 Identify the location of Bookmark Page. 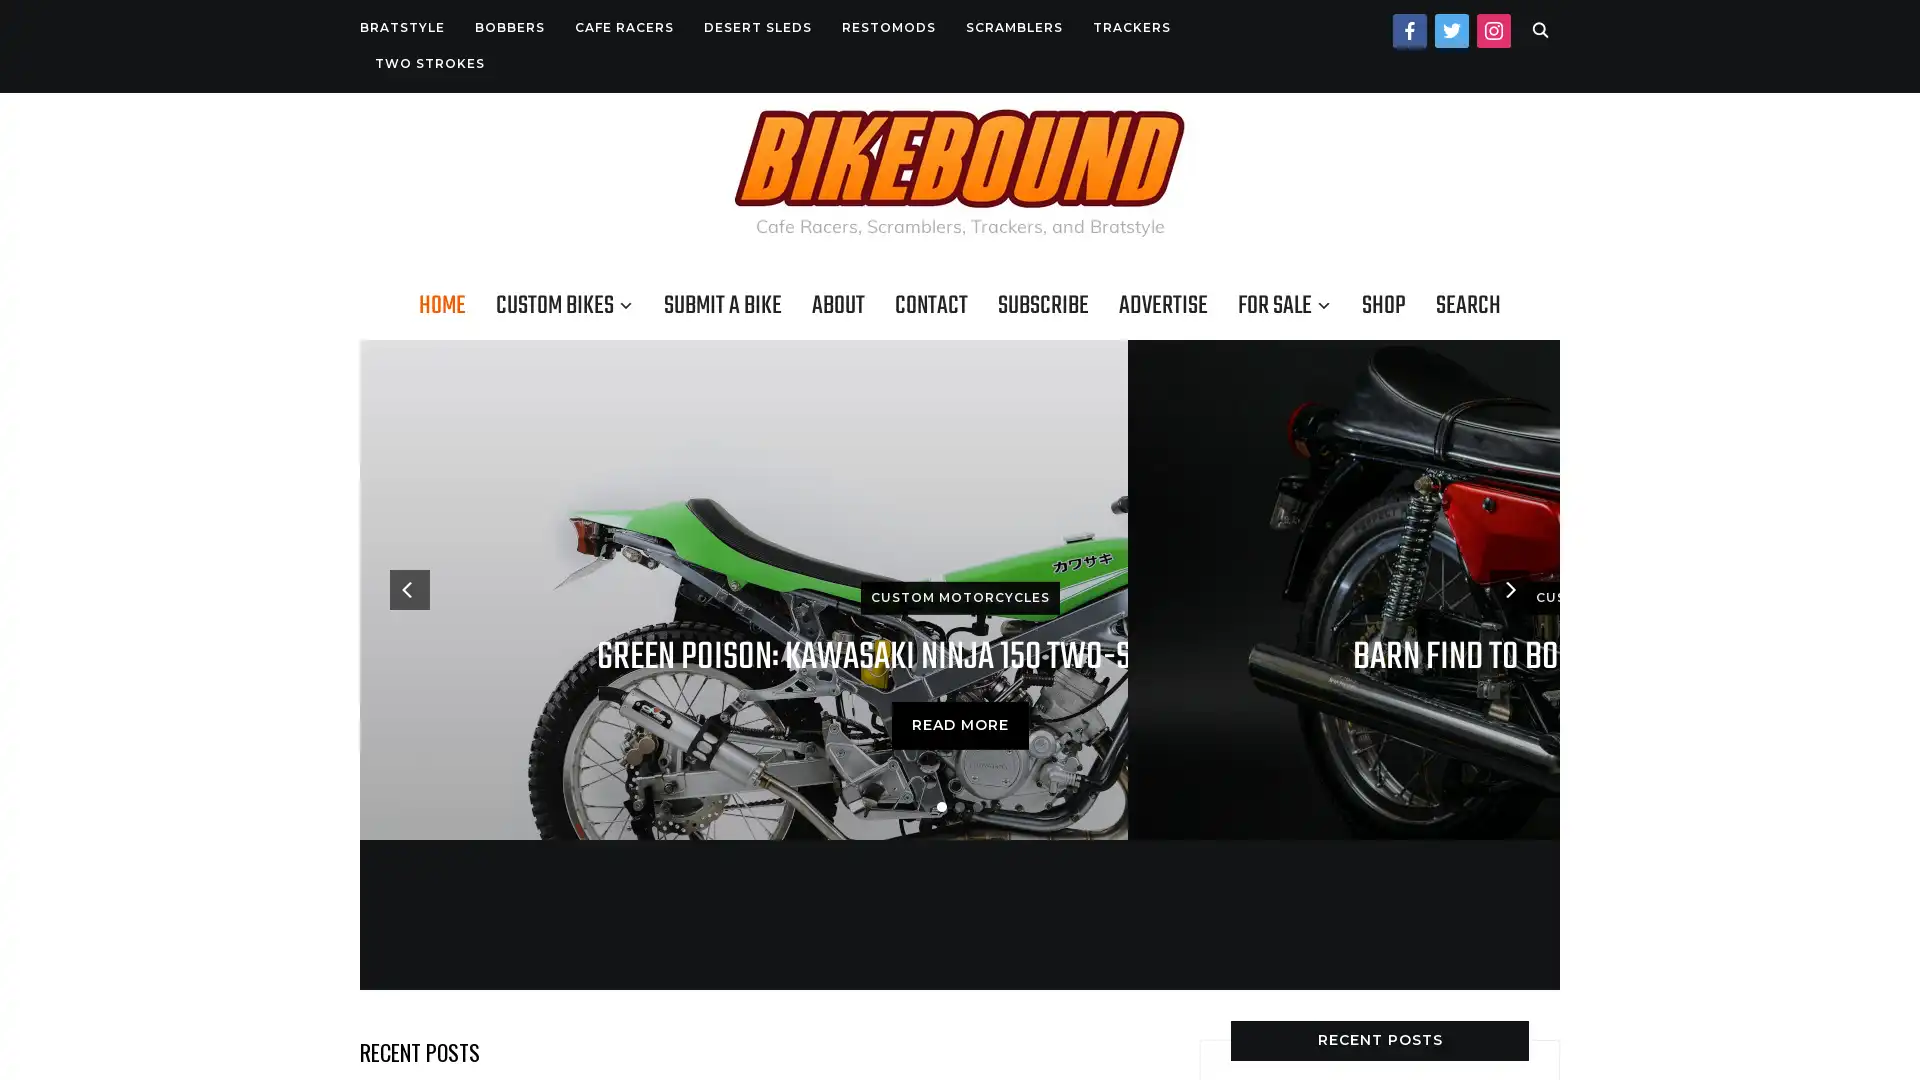
(1880, 971).